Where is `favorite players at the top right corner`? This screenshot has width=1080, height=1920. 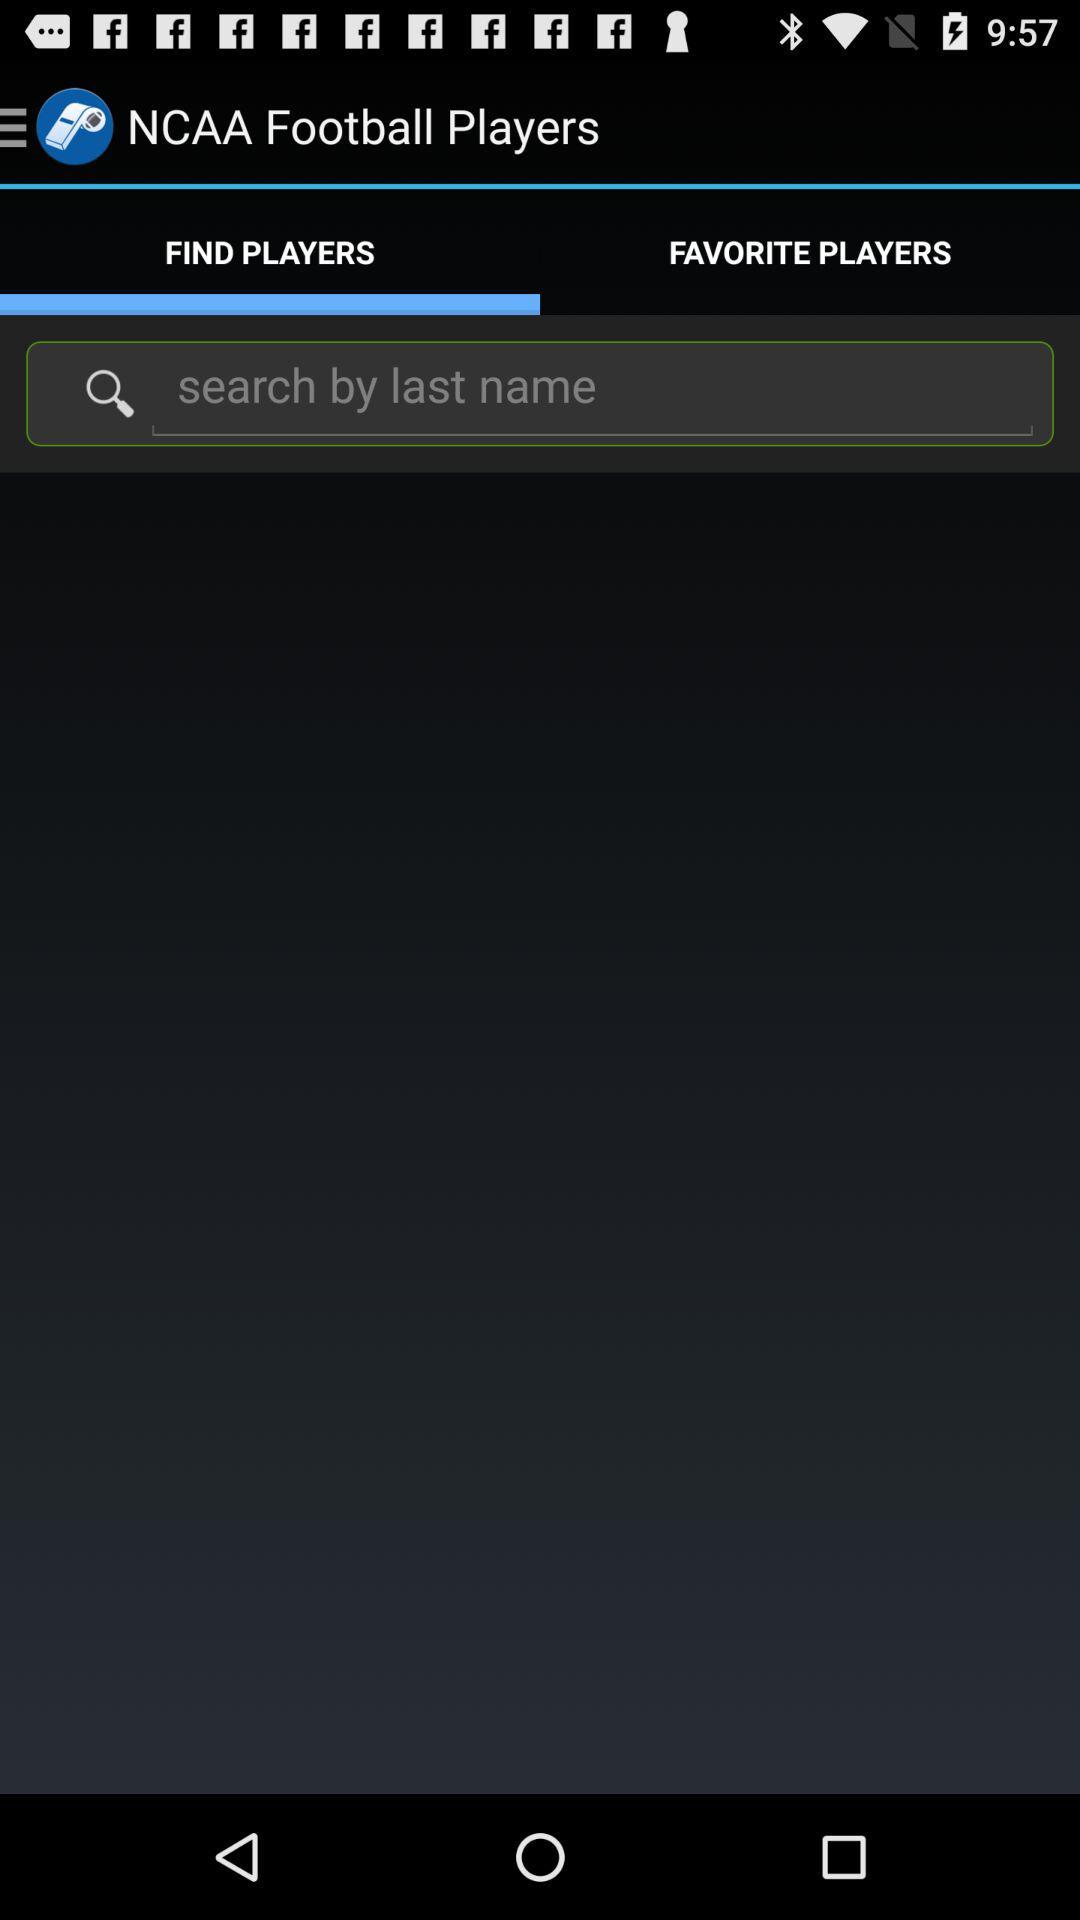
favorite players at the top right corner is located at coordinates (810, 251).